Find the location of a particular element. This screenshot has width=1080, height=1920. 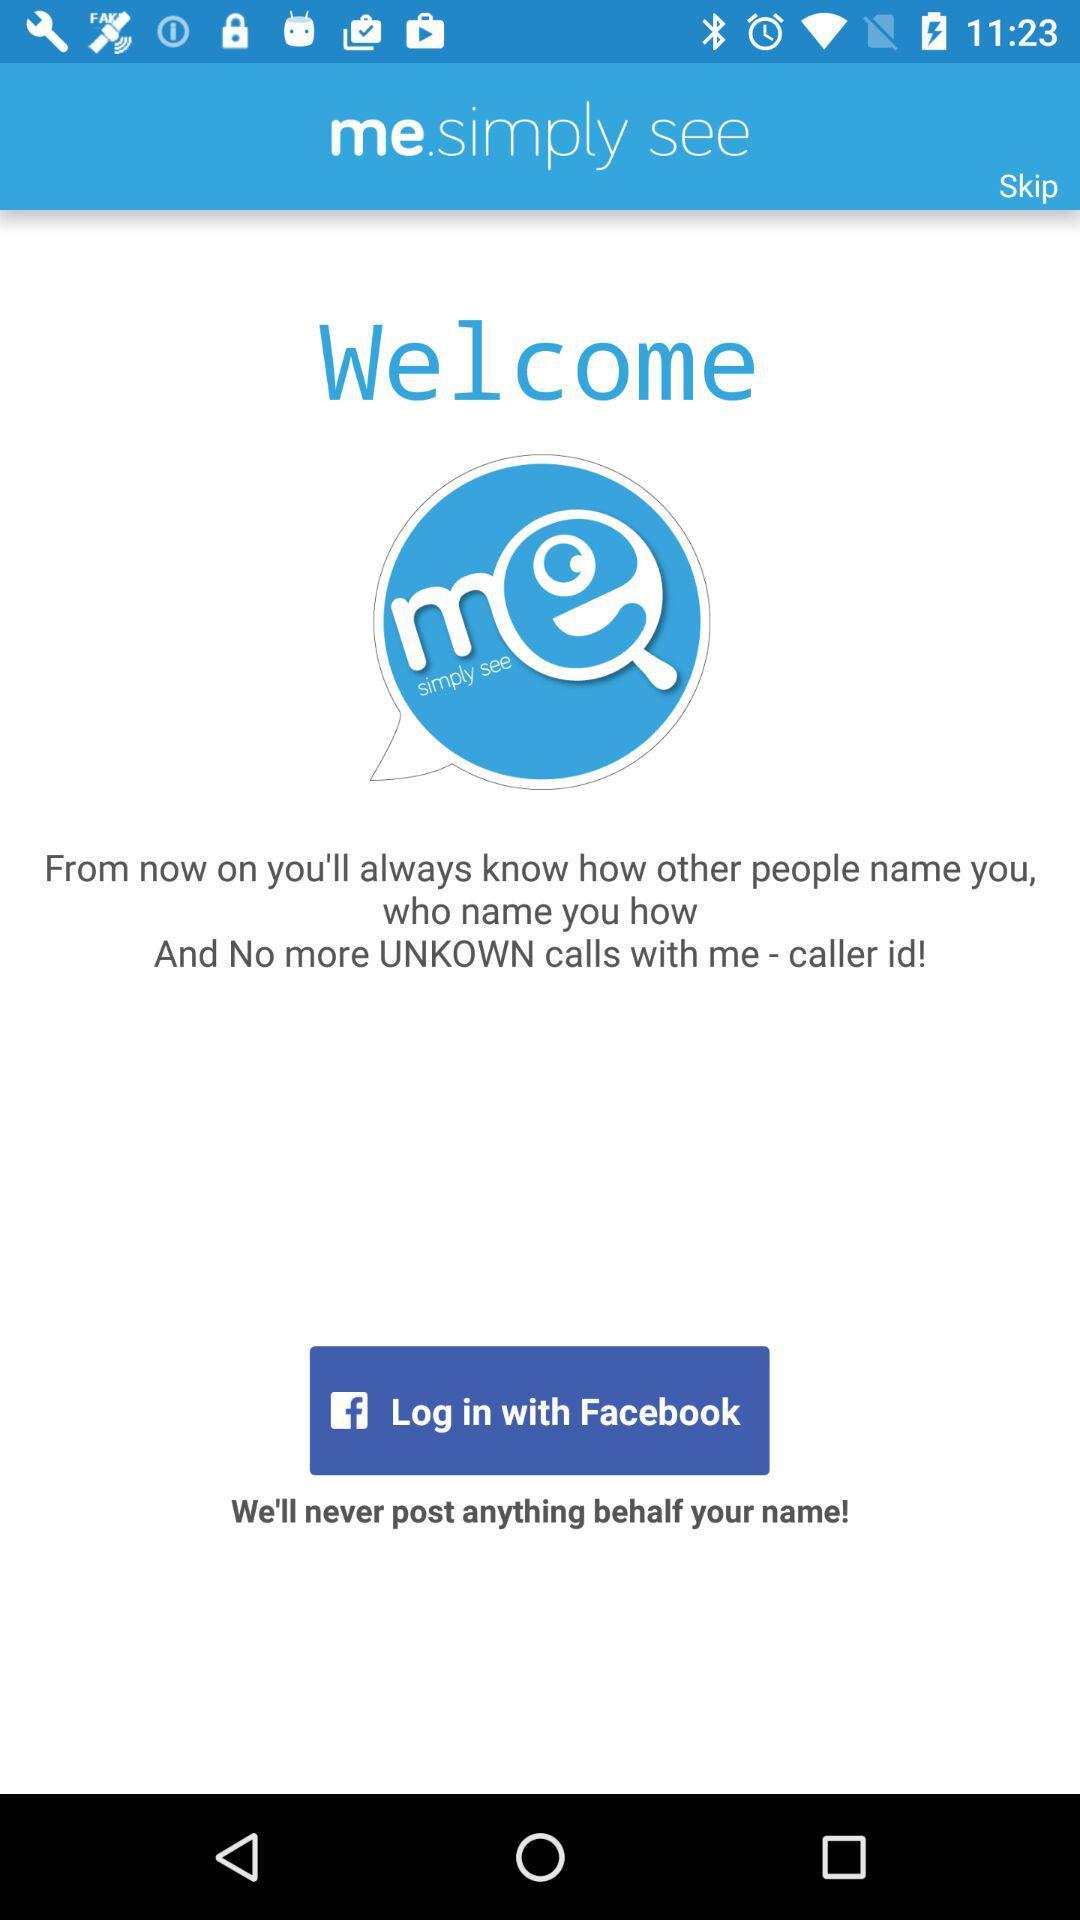

skip item is located at coordinates (1029, 184).